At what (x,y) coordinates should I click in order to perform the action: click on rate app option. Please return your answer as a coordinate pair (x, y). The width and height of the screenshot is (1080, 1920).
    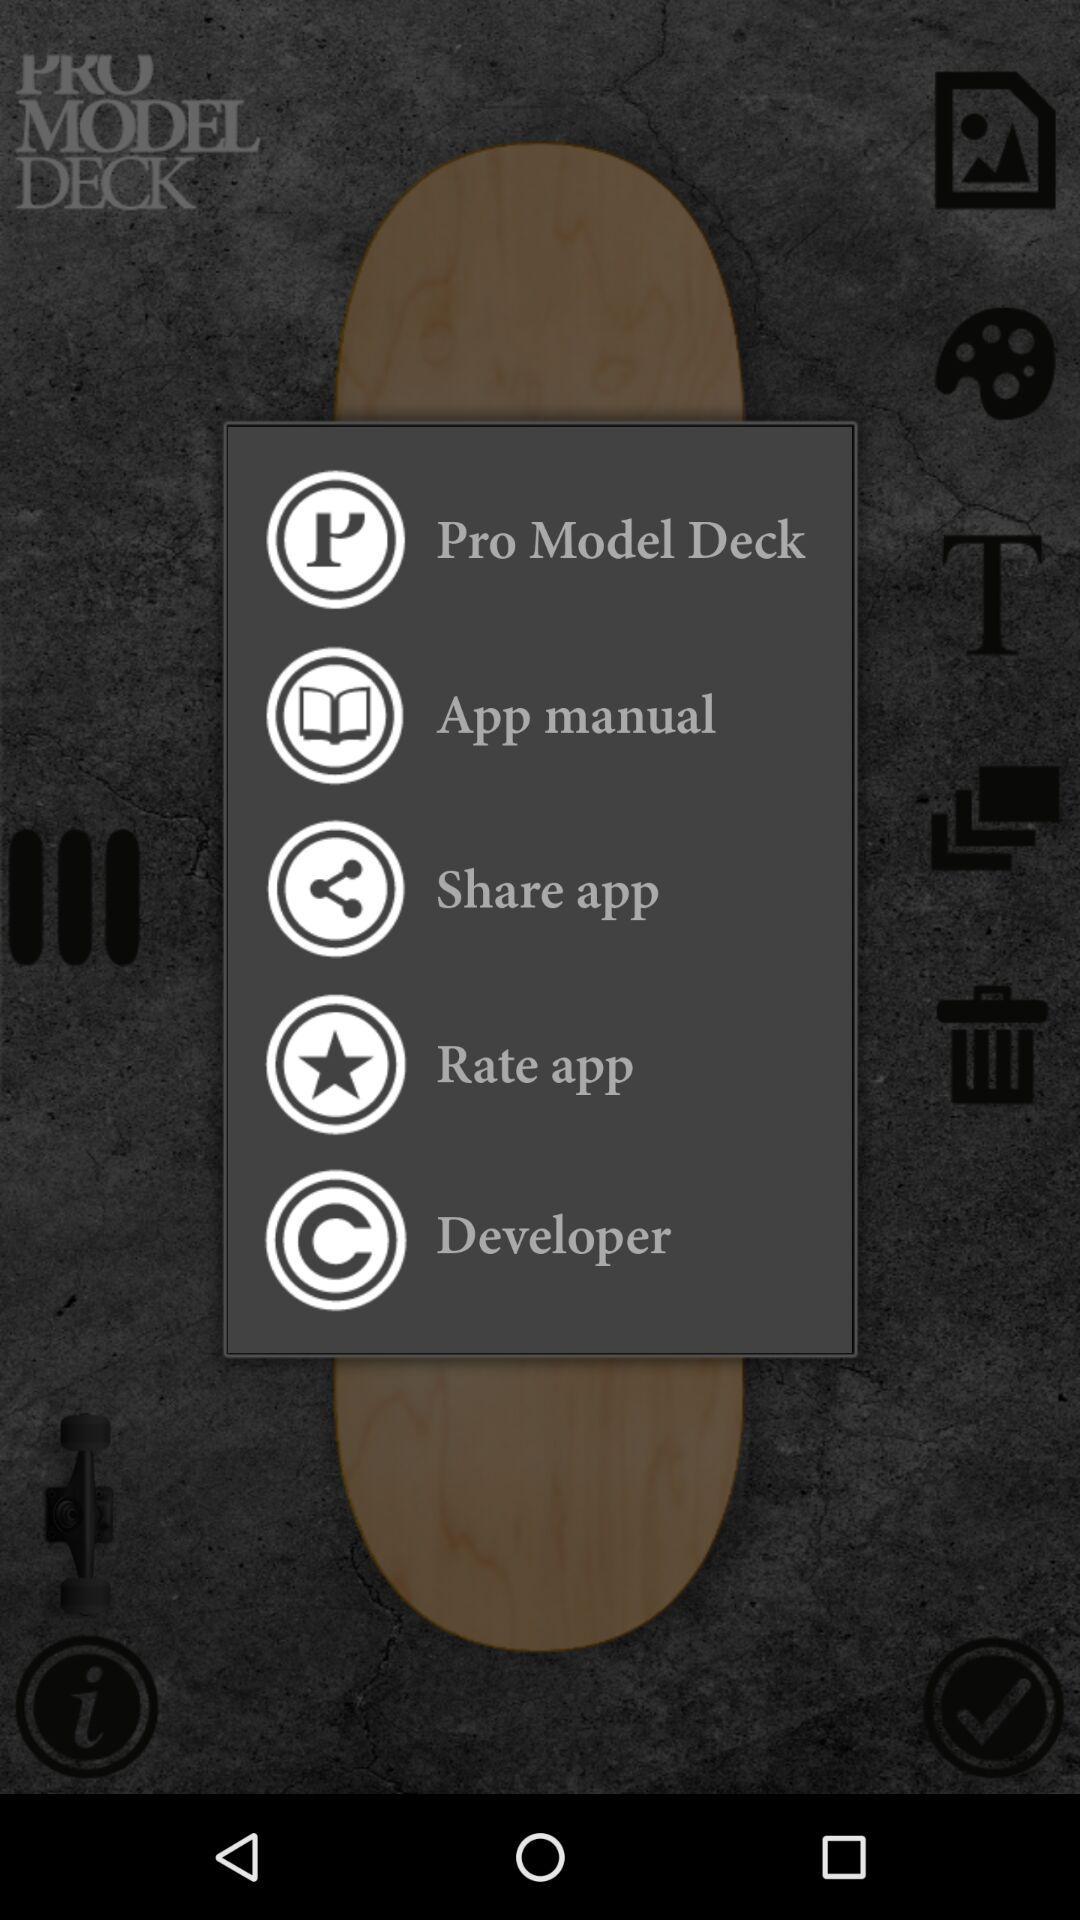
    Looking at the image, I should click on (333, 1063).